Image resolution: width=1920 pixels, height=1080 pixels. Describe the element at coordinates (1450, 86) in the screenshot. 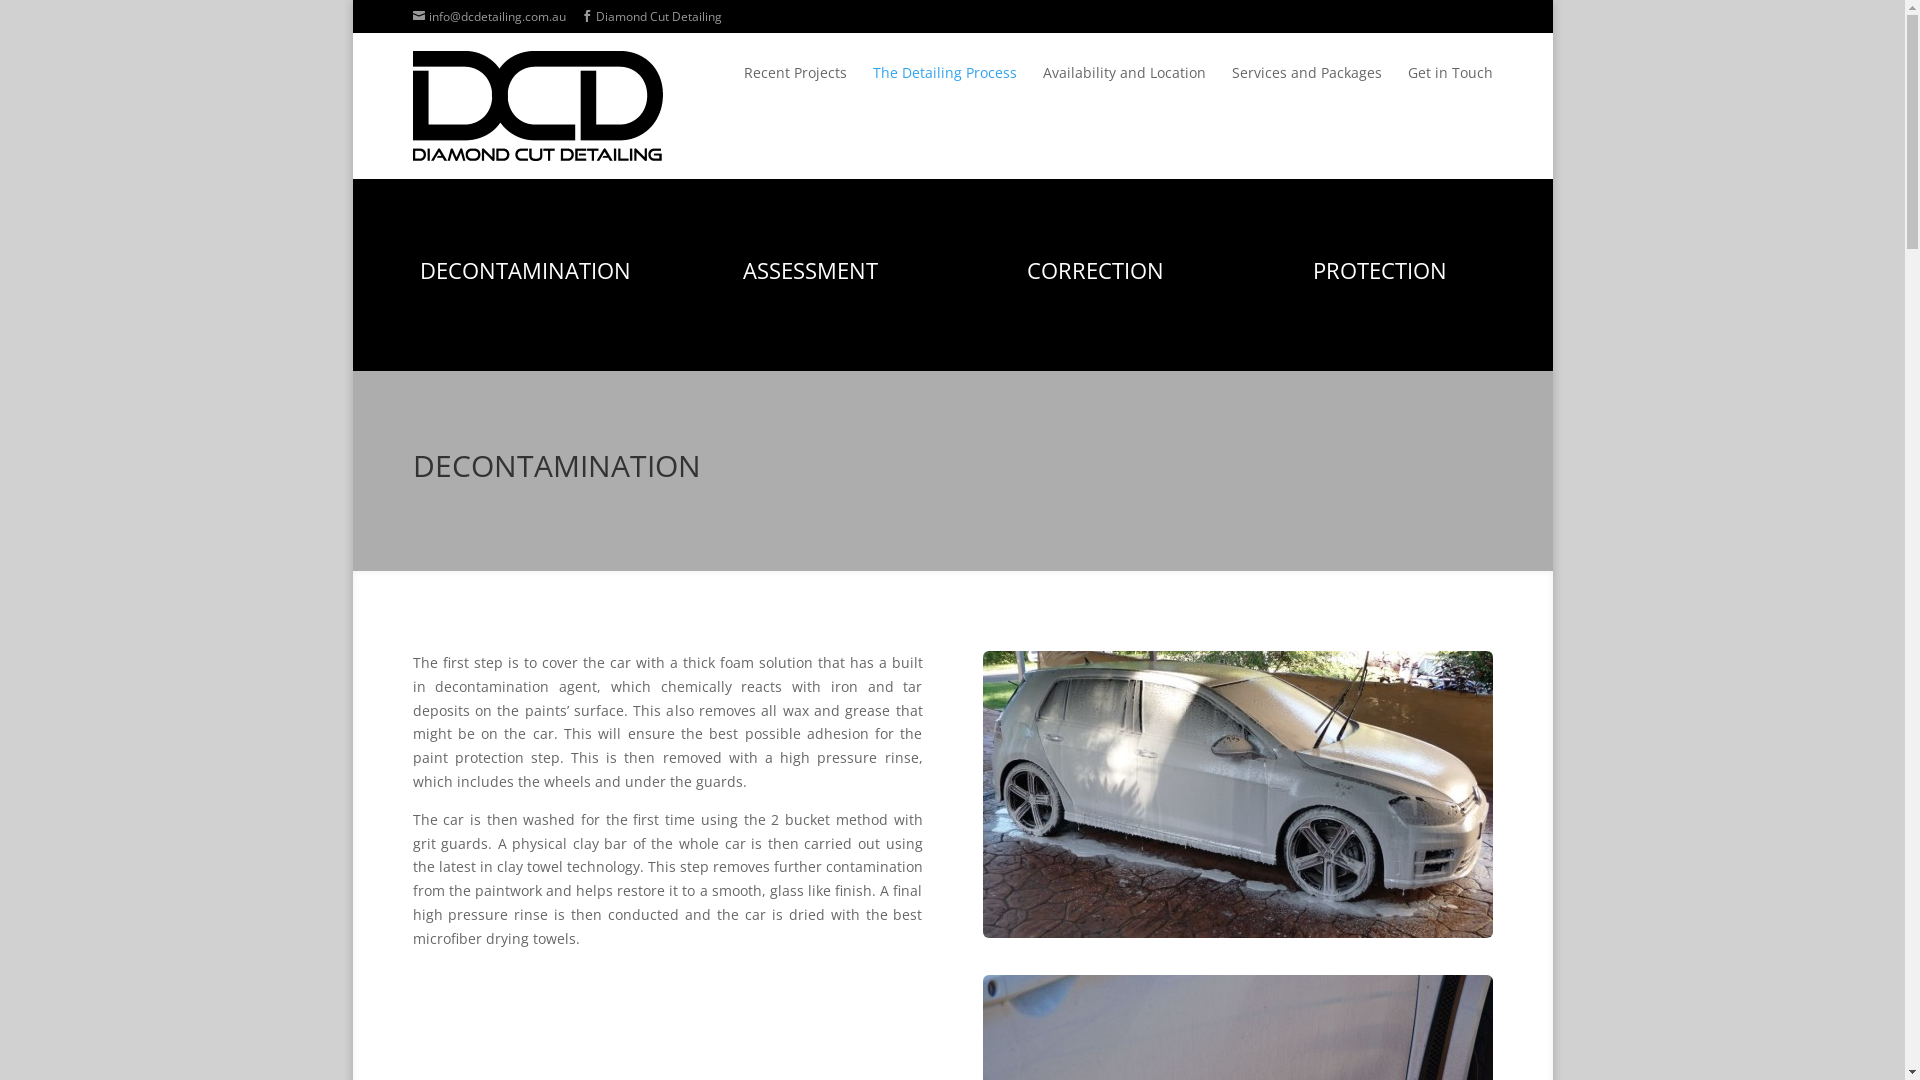

I see `'Get in Touch'` at that location.